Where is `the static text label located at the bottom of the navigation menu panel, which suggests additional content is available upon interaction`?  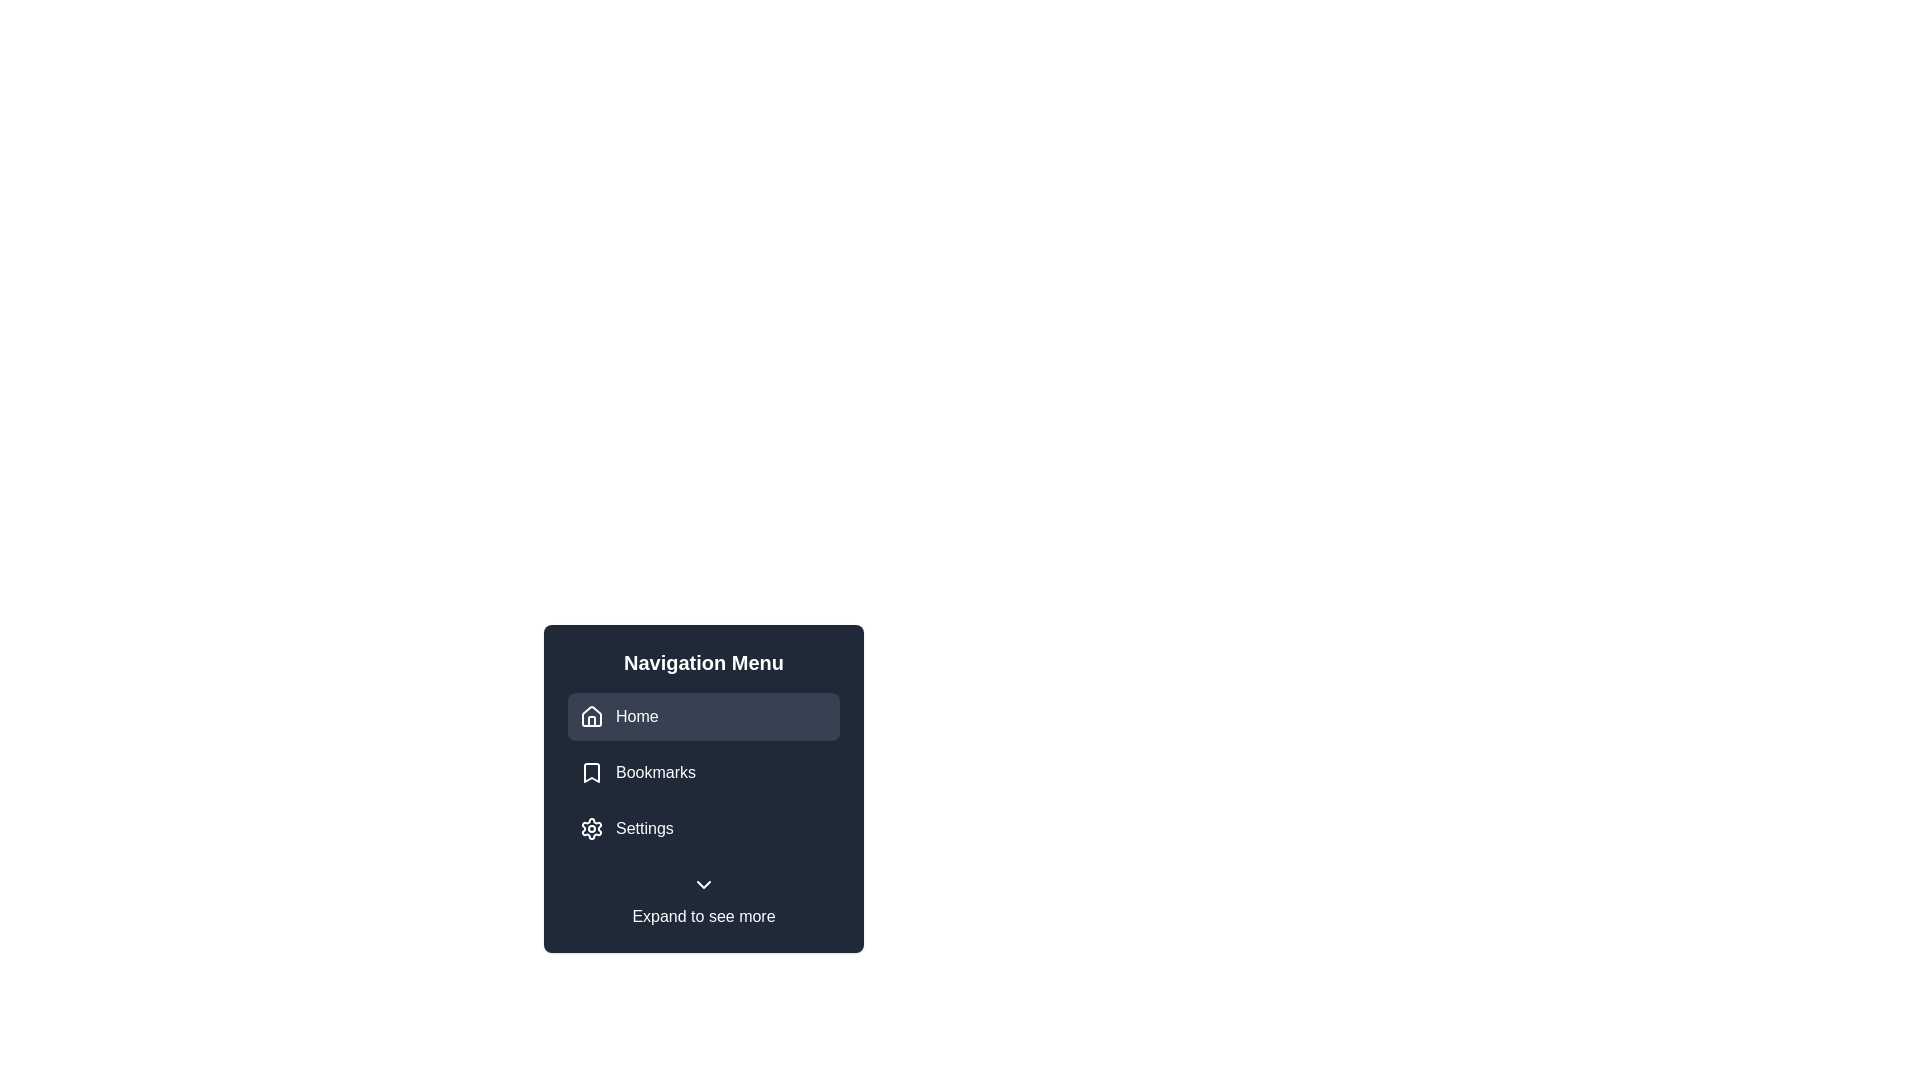 the static text label located at the bottom of the navigation menu panel, which suggests additional content is available upon interaction is located at coordinates (704, 917).